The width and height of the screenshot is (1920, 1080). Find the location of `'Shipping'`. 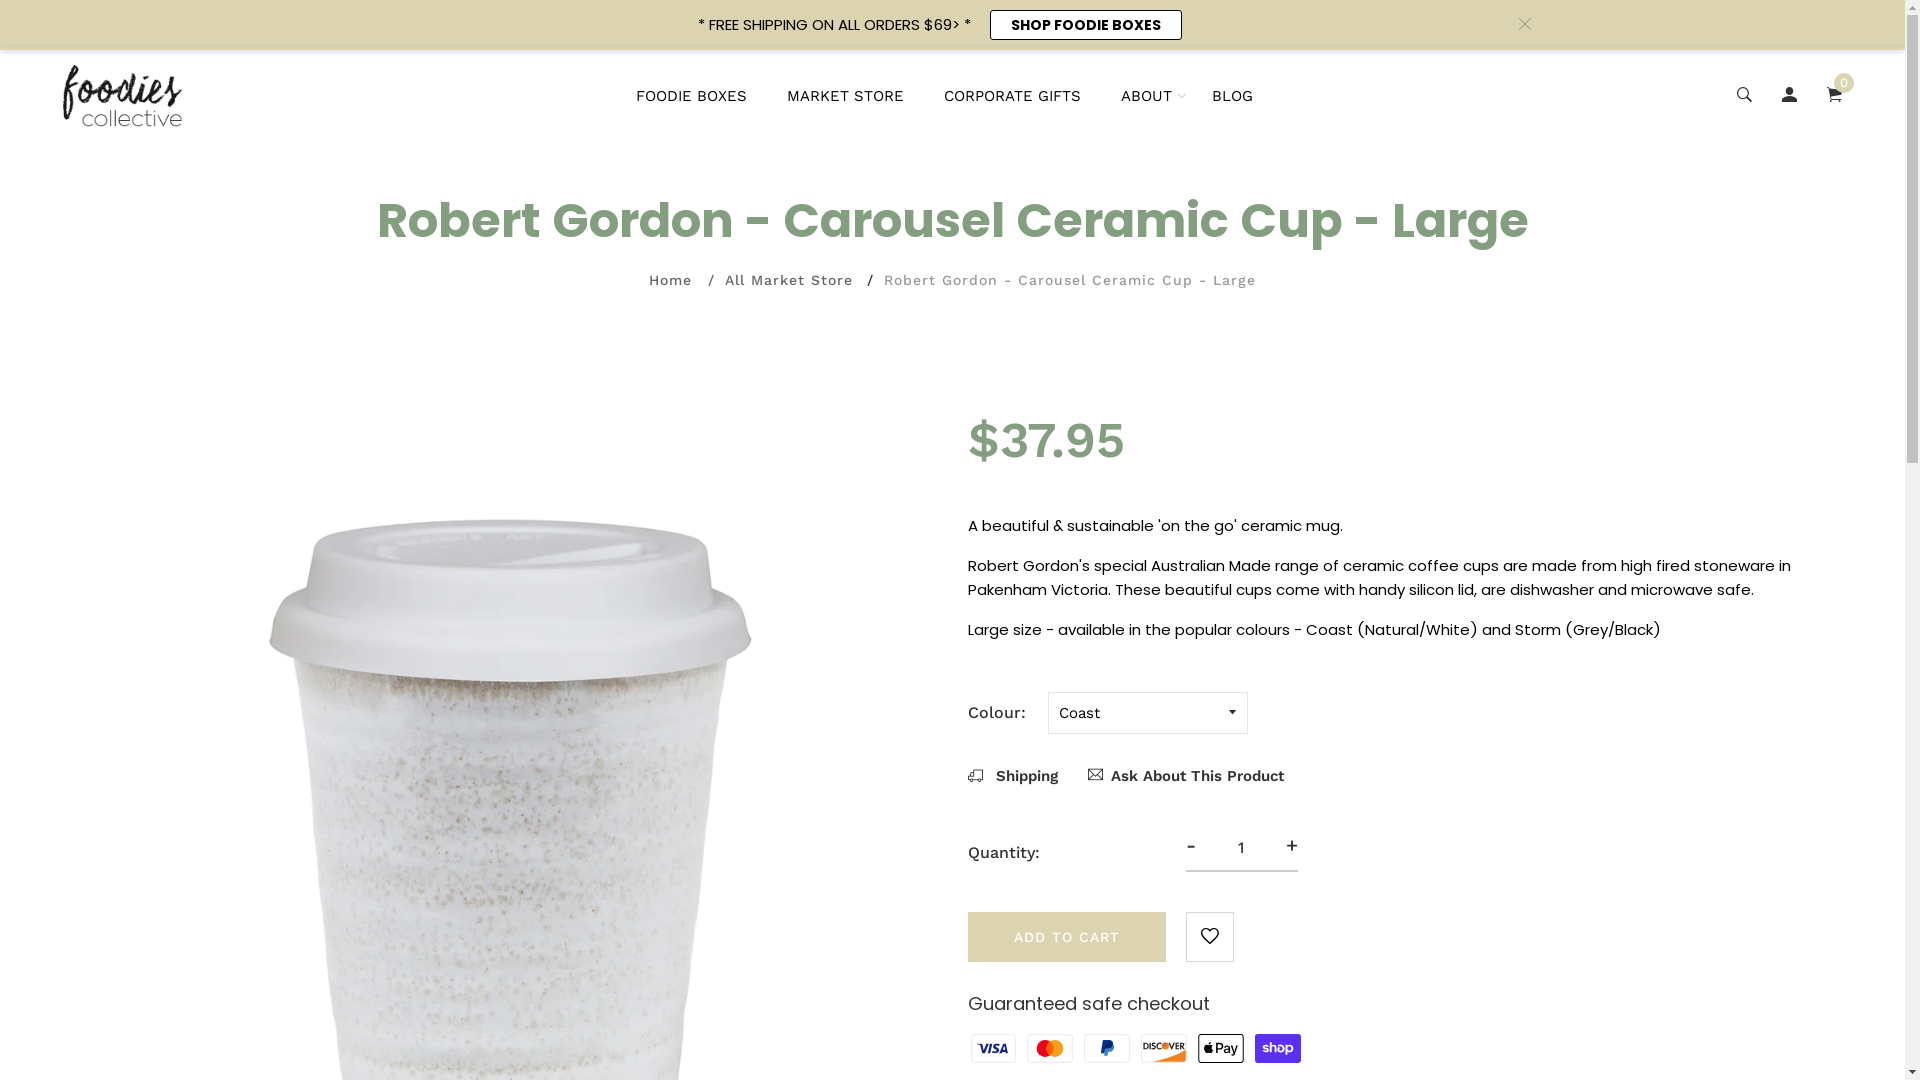

'Shipping' is located at coordinates (1012, 774).